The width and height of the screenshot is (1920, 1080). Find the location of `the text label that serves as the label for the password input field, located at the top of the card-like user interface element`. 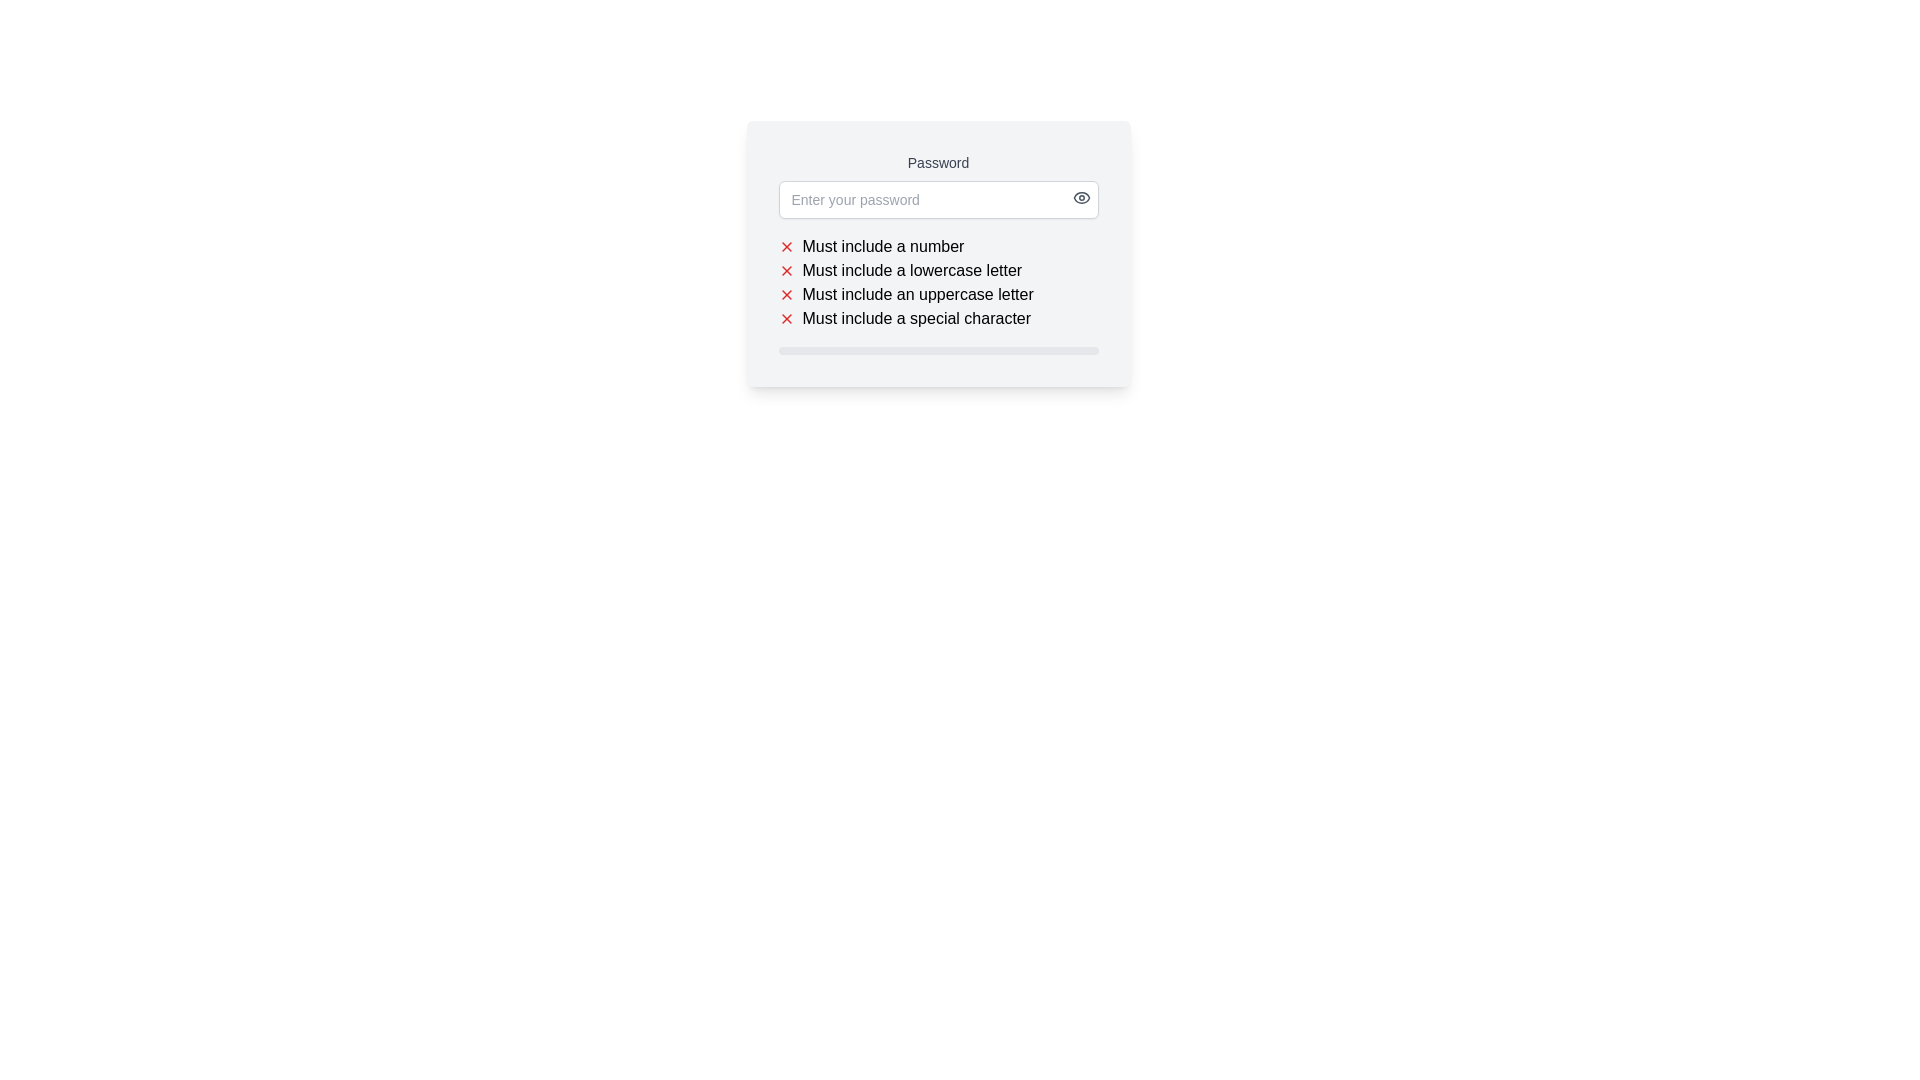

the text label that serves as the label for the password input field, located at the top of the card-like user interface element is located at coordinates (937, 161).